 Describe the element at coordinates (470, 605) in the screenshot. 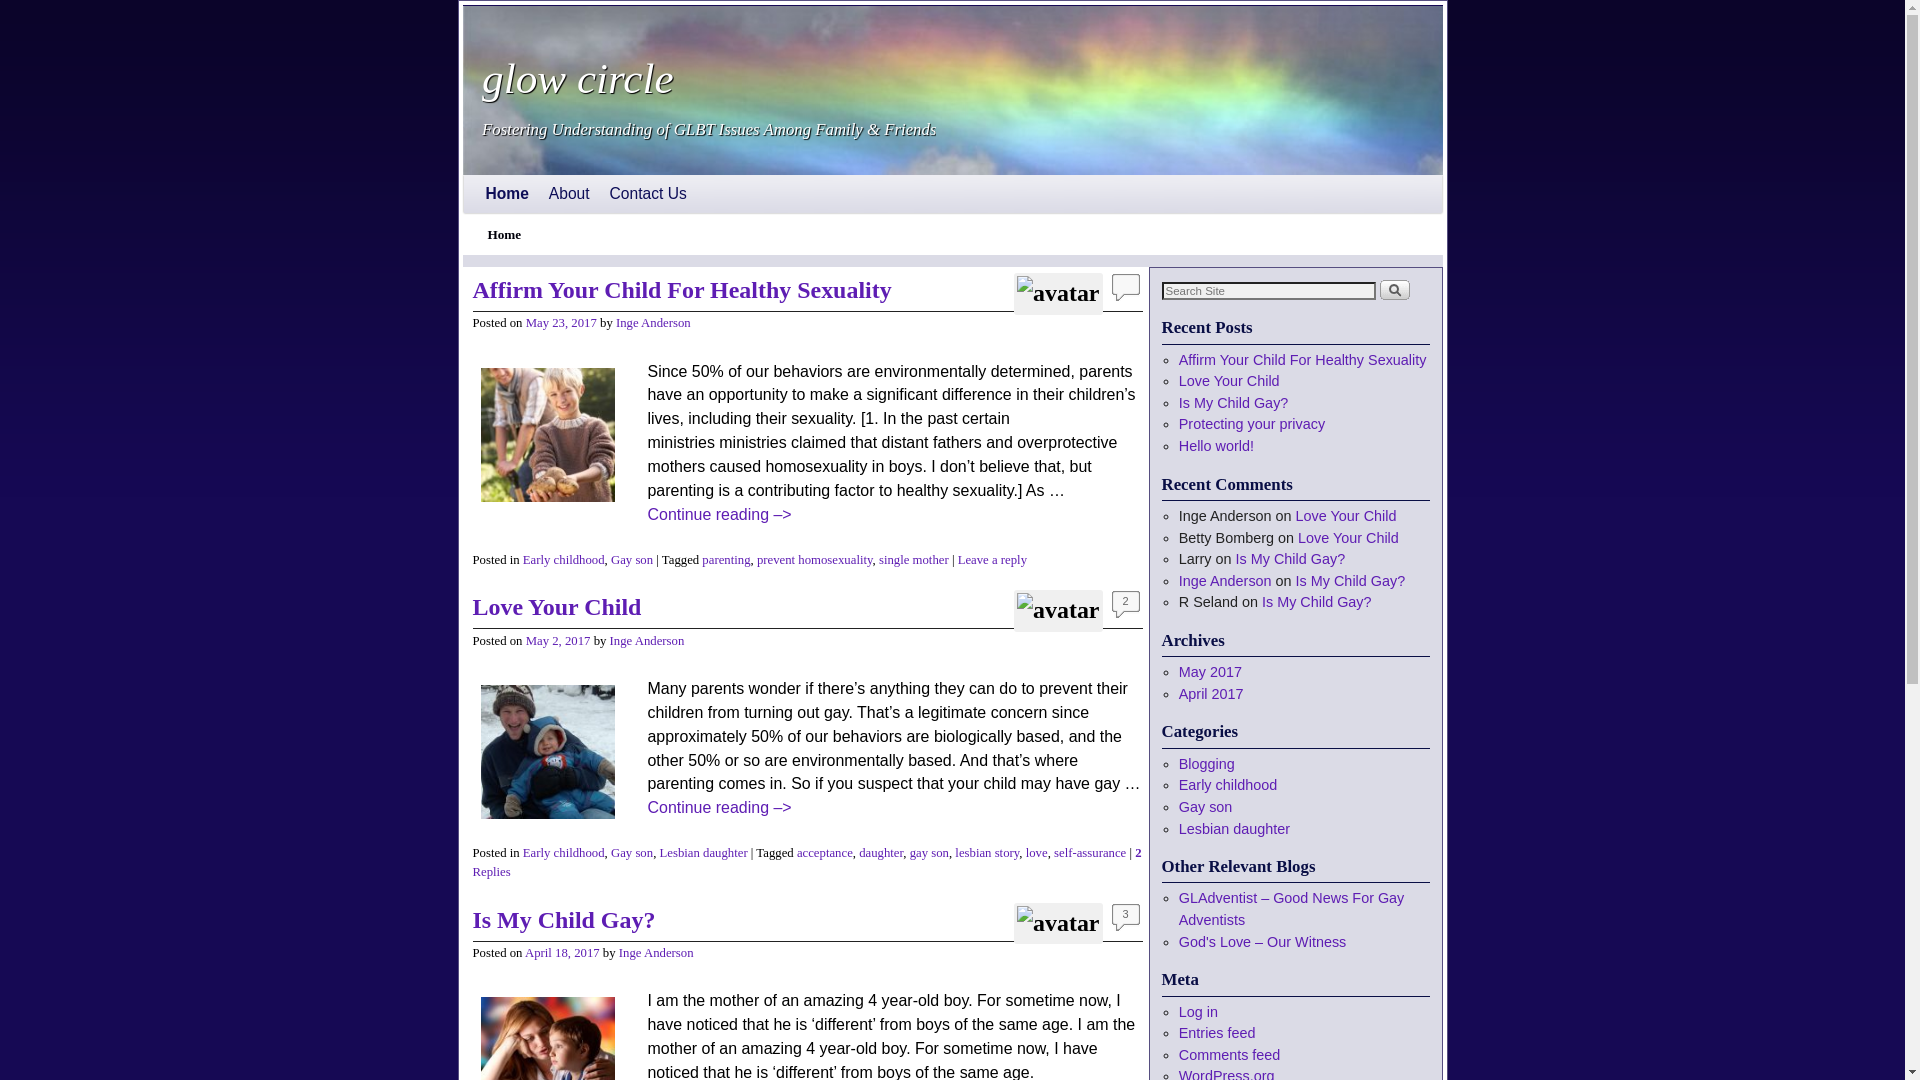

I see `'Love Your Child'` at that location.